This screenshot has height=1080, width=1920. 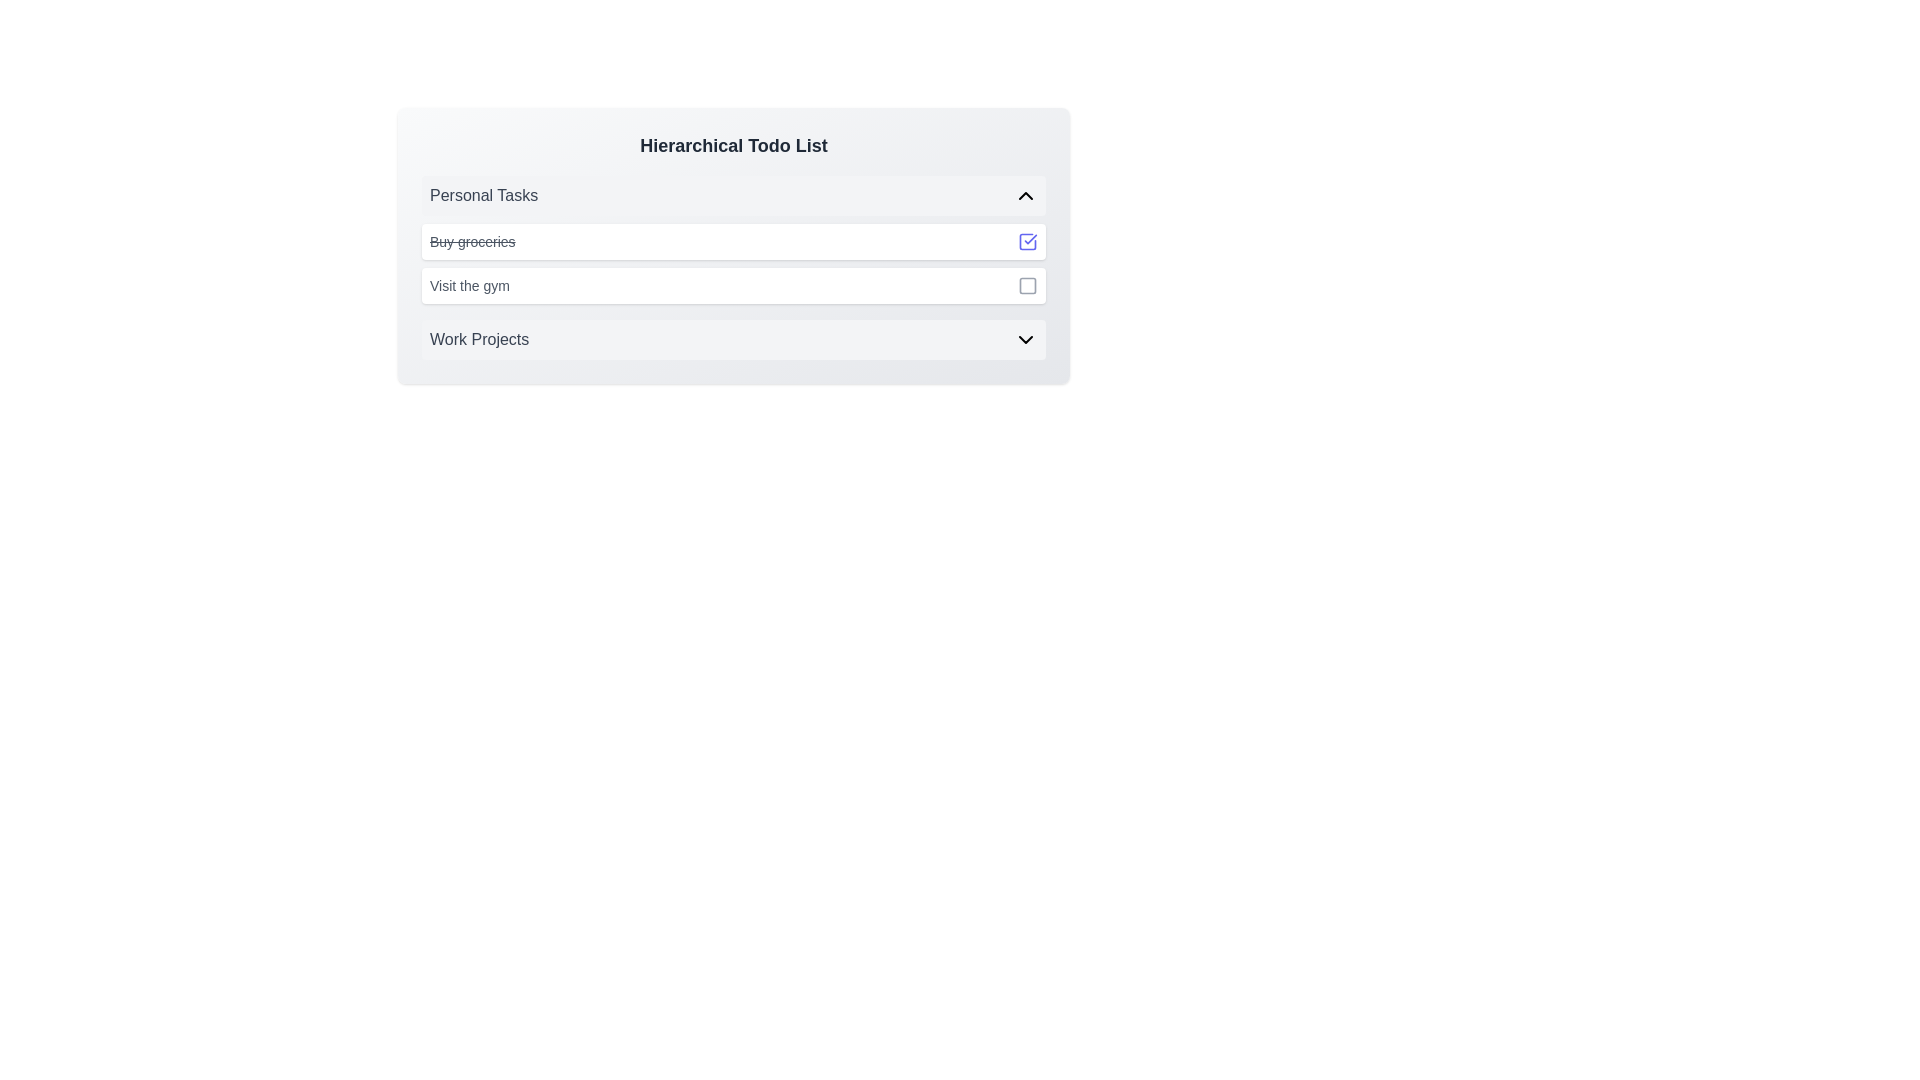 I want to click on the strikethrough on the 'Buy groceries' task item with a checkbox to confirm its completed state, so click(x=733, y=241).